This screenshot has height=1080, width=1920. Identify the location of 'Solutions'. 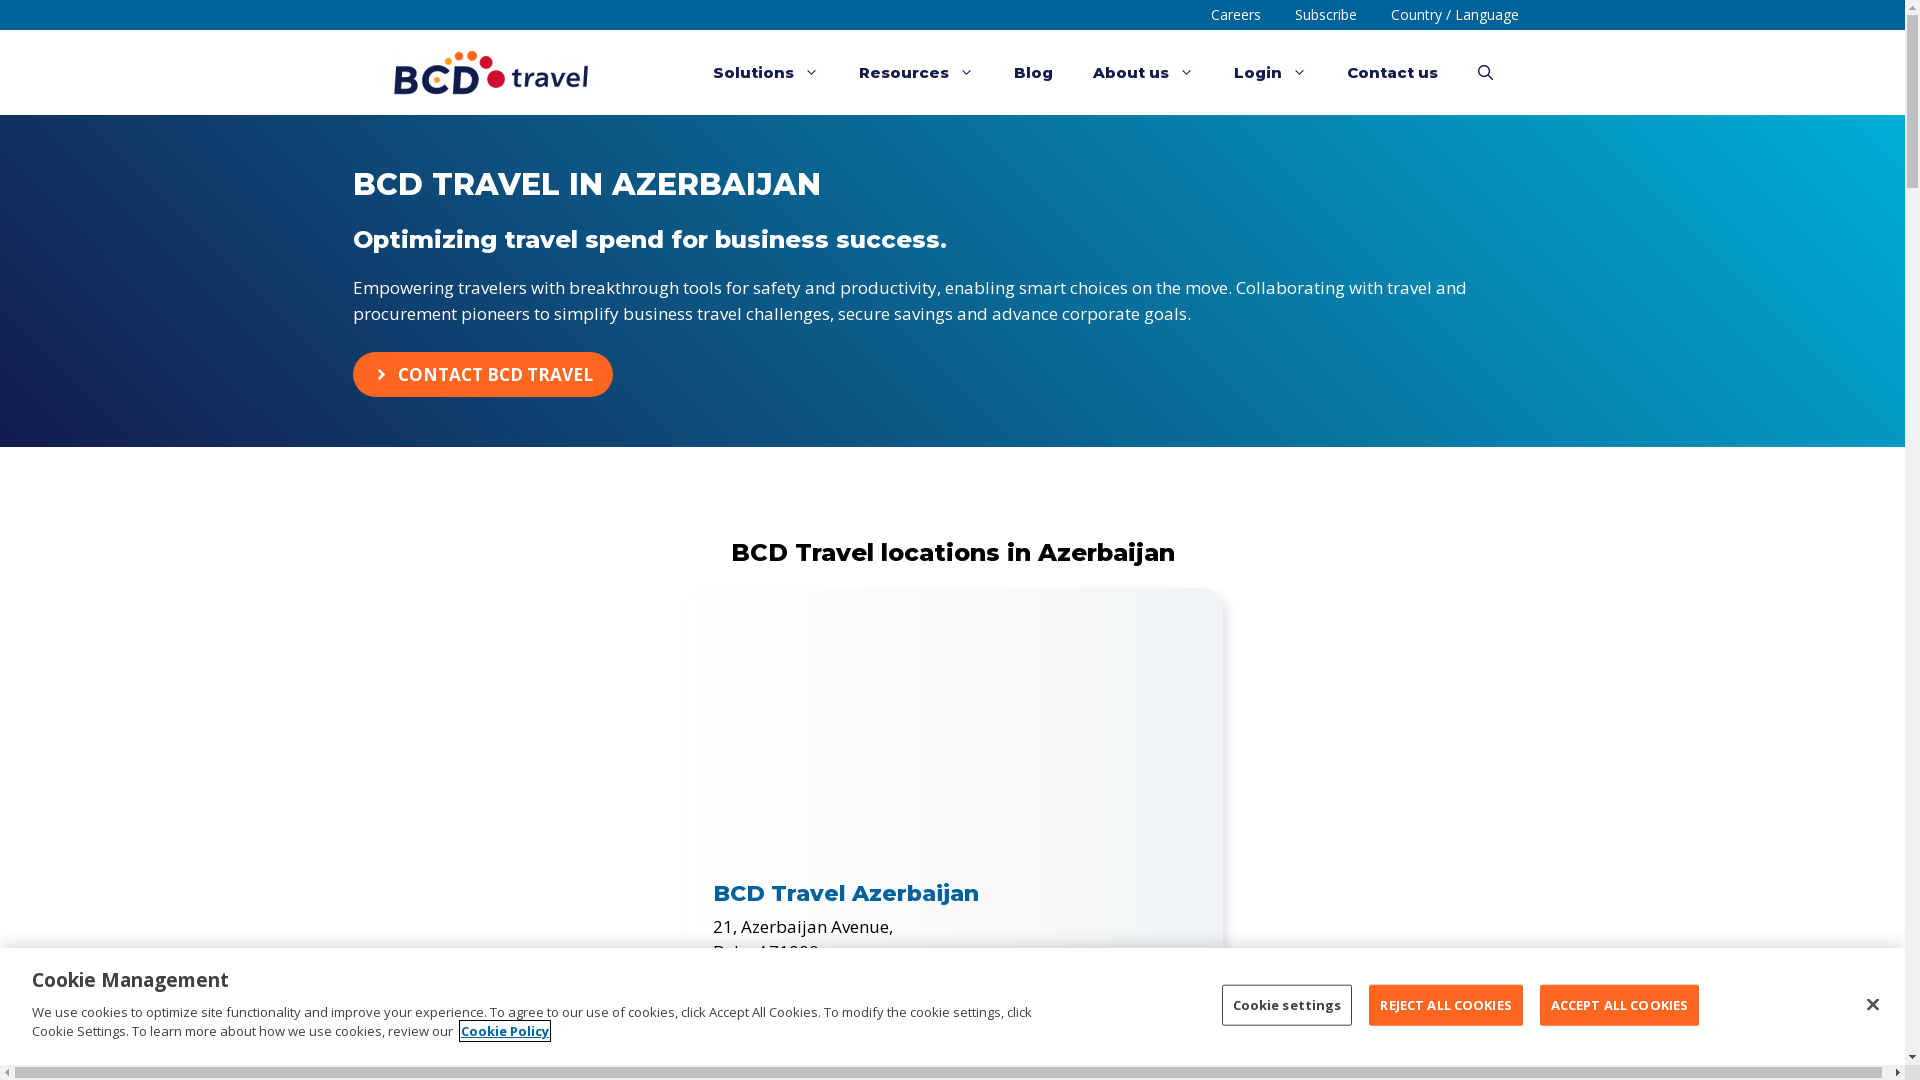
(691, 71).